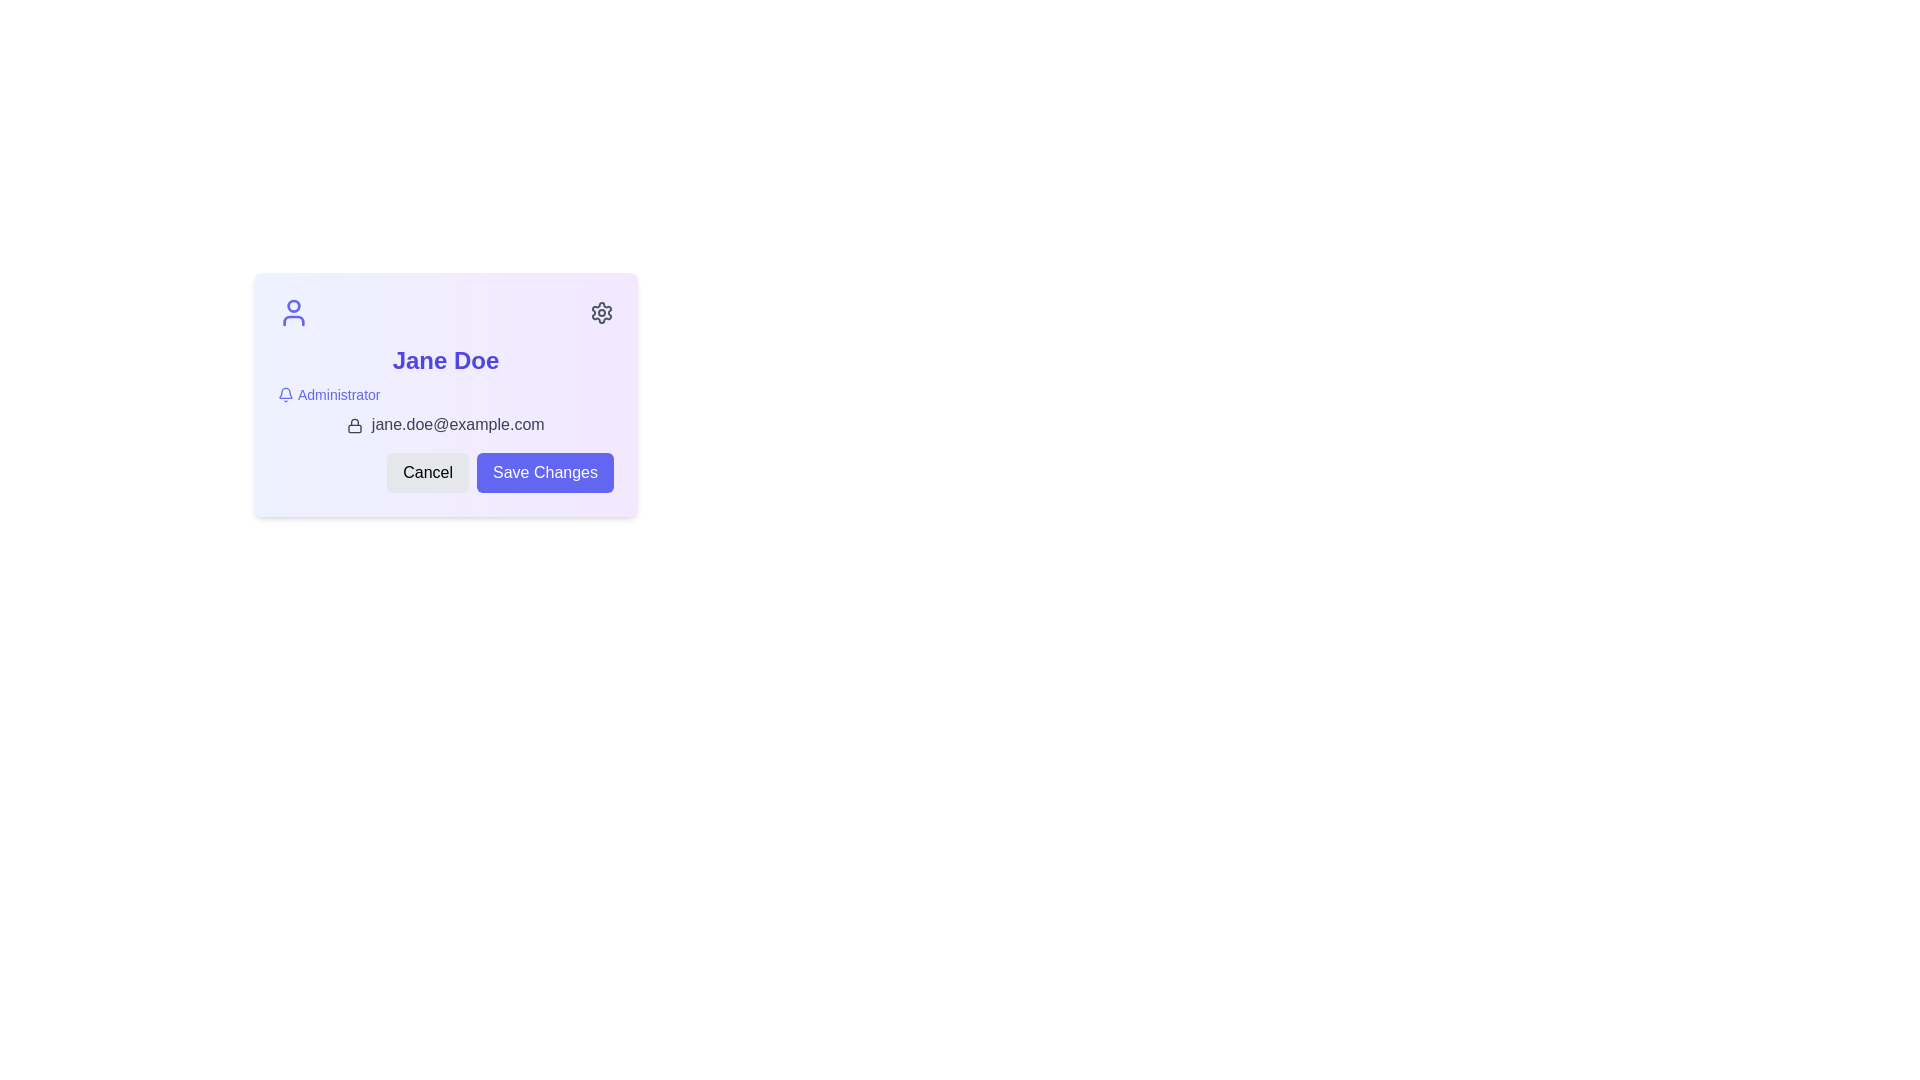 Image resolution: width=1920 pixels, height=1080 pixels. I want to click on the user icon represented by an indigo blue SVG image element located at the top-left corner of the profile card, so click(292, 312).